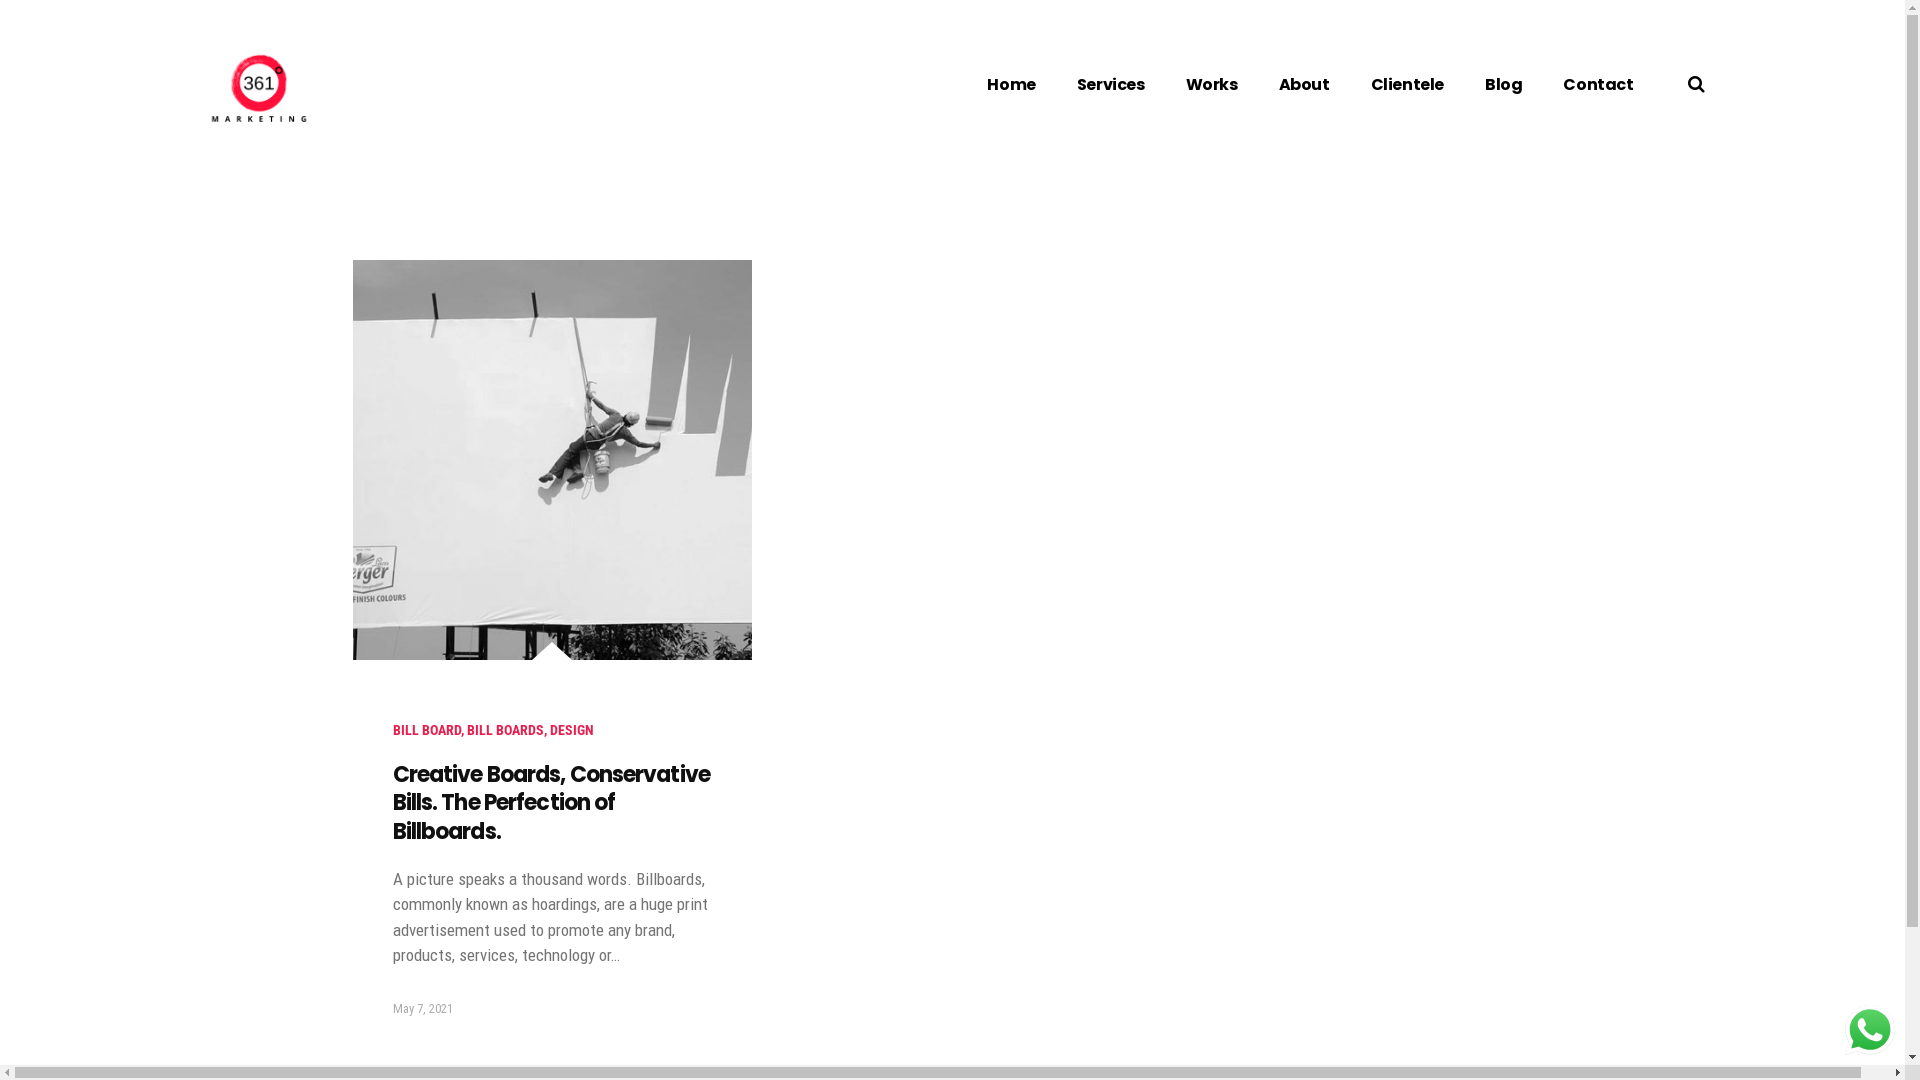 Image resolution: width=1920 pixels, height=1080 pixels. I want to click on 'Services', so click(1109, 83).